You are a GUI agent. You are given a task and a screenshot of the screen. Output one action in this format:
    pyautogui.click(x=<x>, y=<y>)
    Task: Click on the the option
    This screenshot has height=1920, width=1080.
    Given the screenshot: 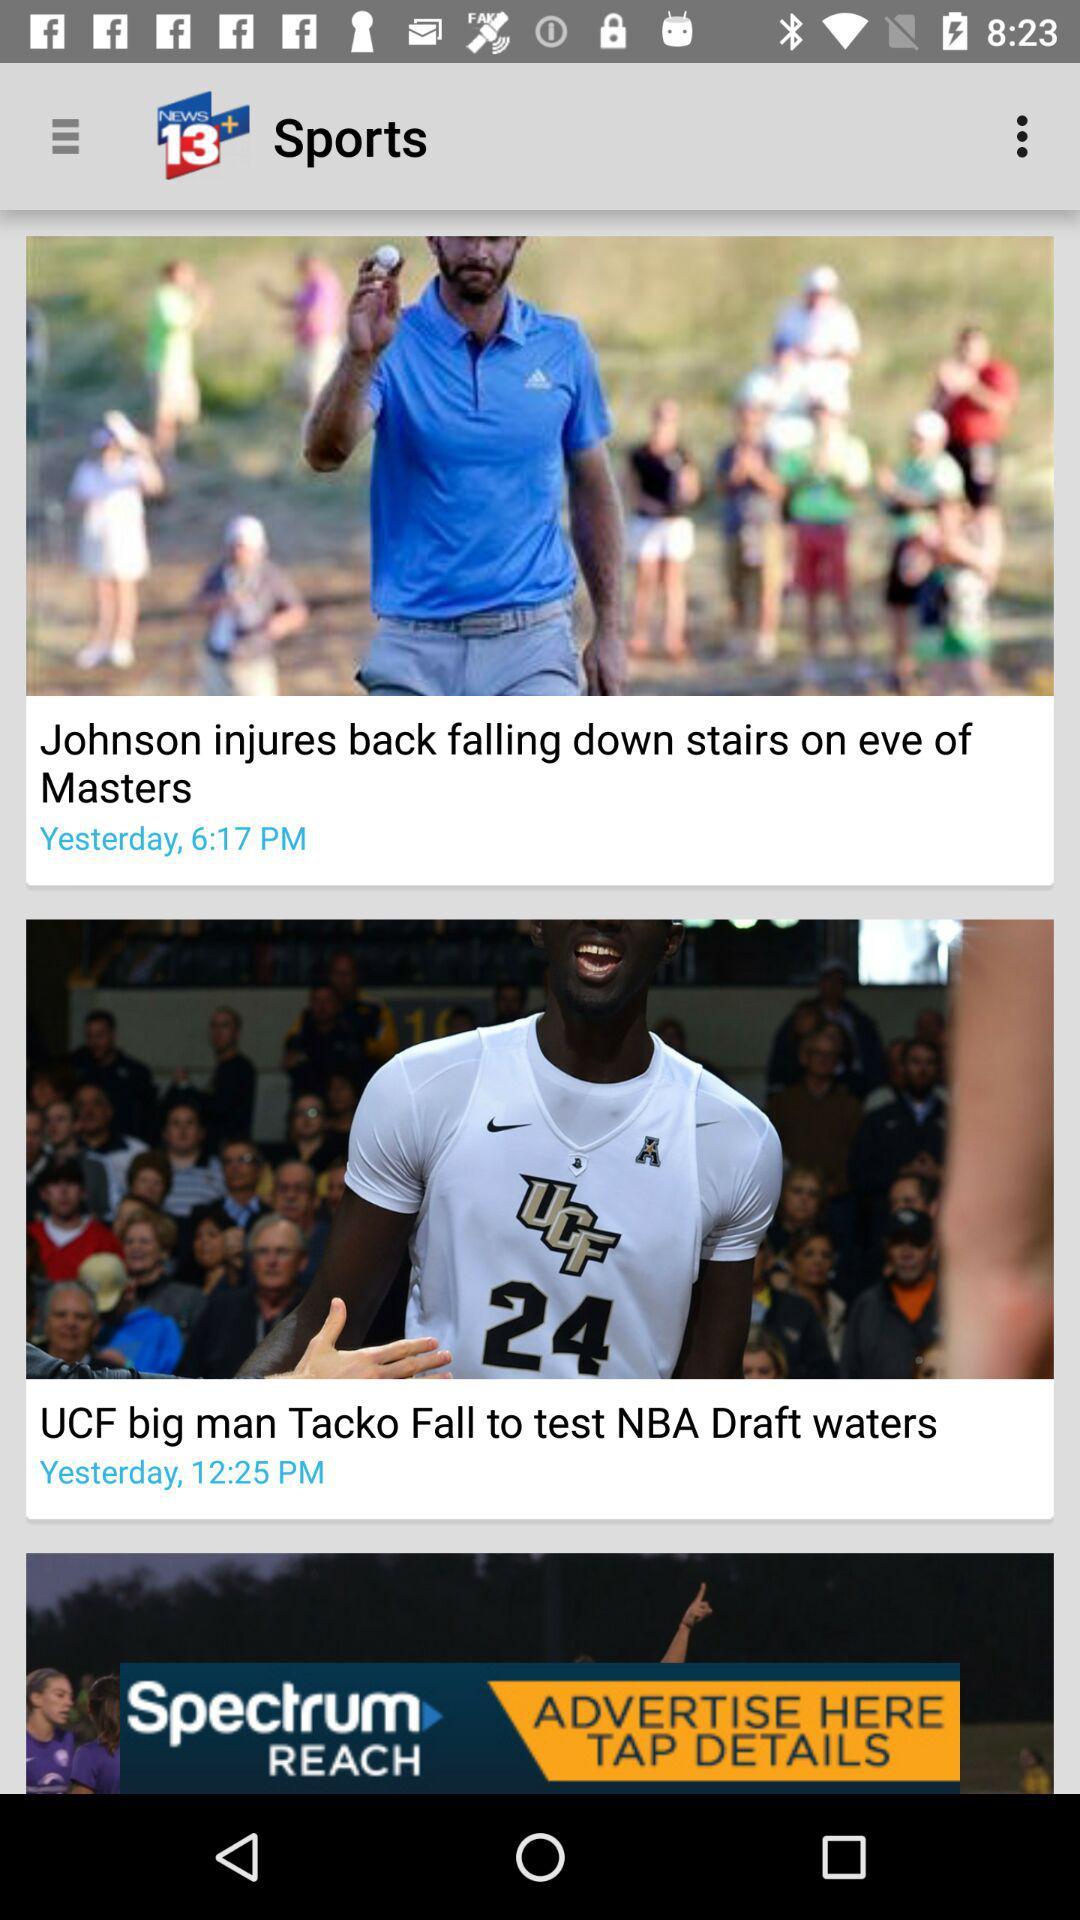 What is the action you would take?
    pyautogui.click(x=540, y=1727)
    